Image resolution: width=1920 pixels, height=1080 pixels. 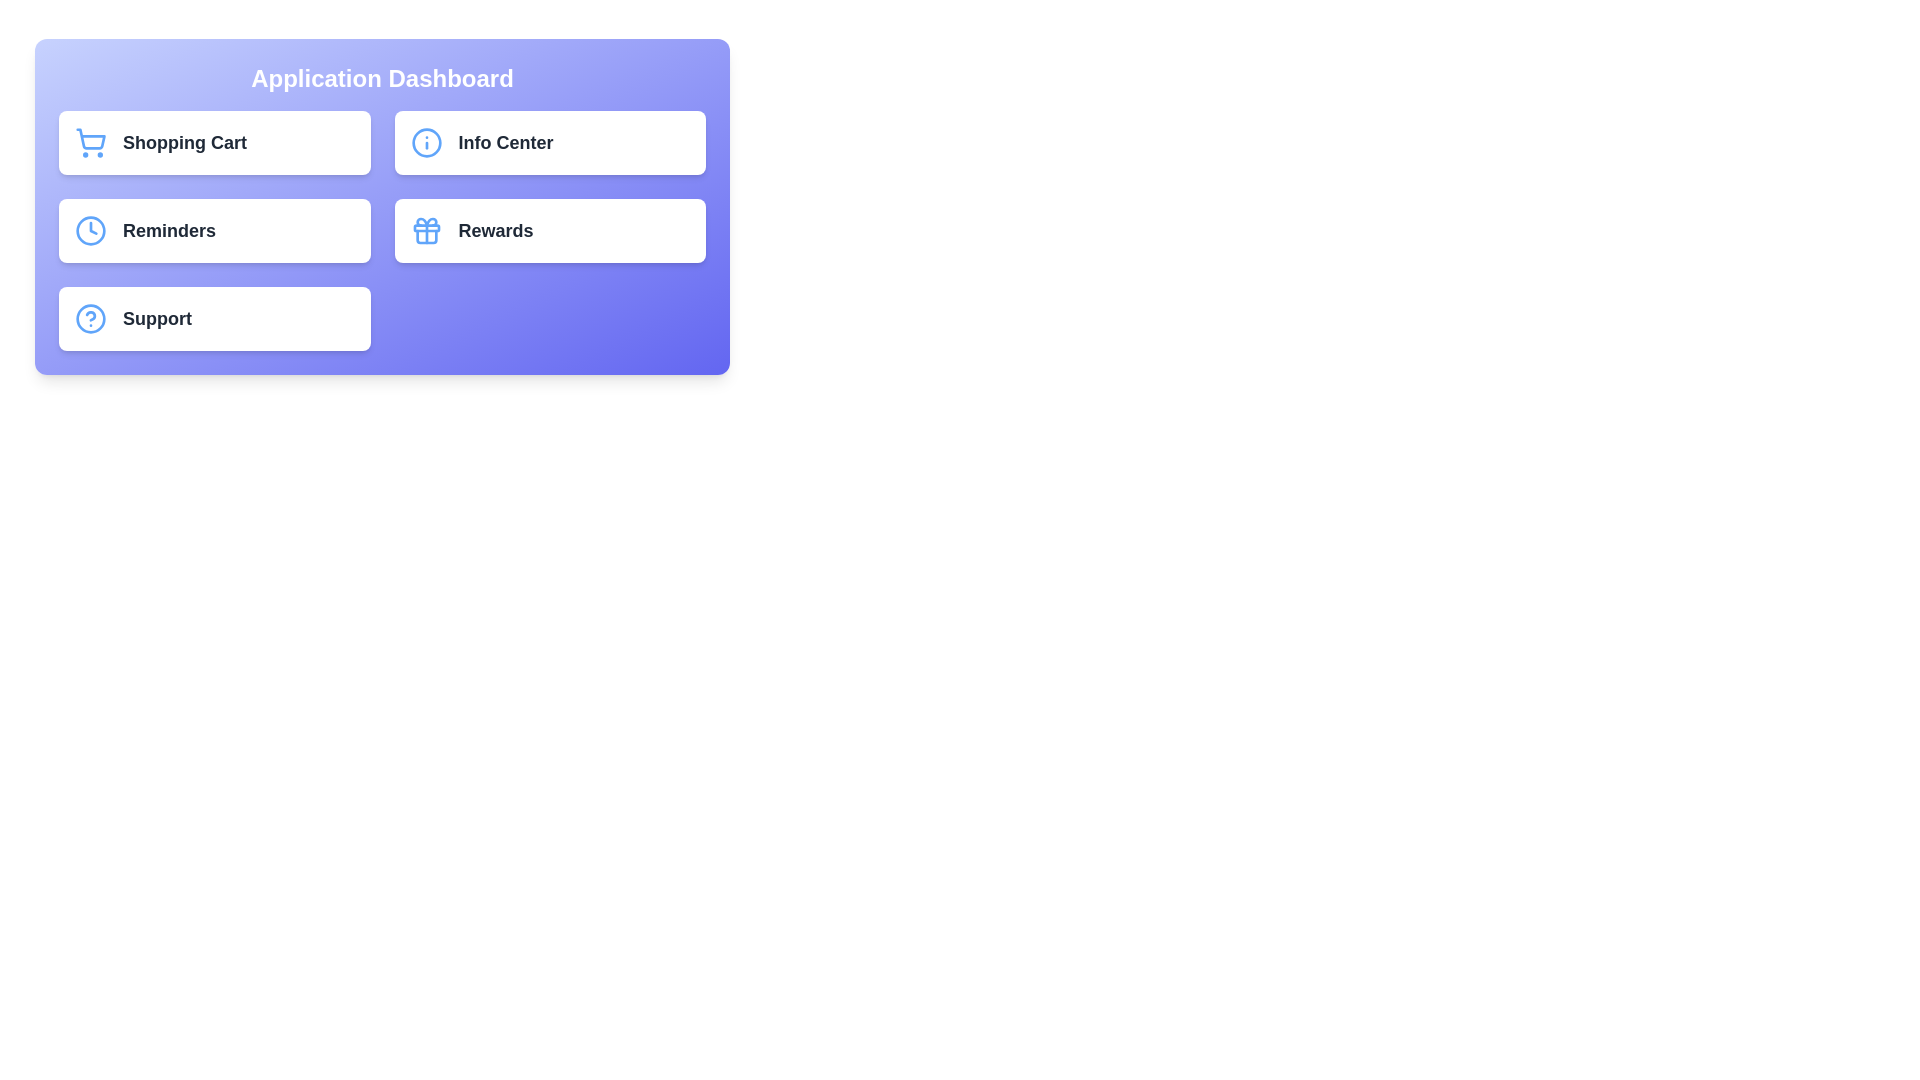 I want to click on the leftmost icon within the white rounded rectangular box labeled 'Support' at the bottom-left of the Application Dashboard, so click(x=90, y=318).